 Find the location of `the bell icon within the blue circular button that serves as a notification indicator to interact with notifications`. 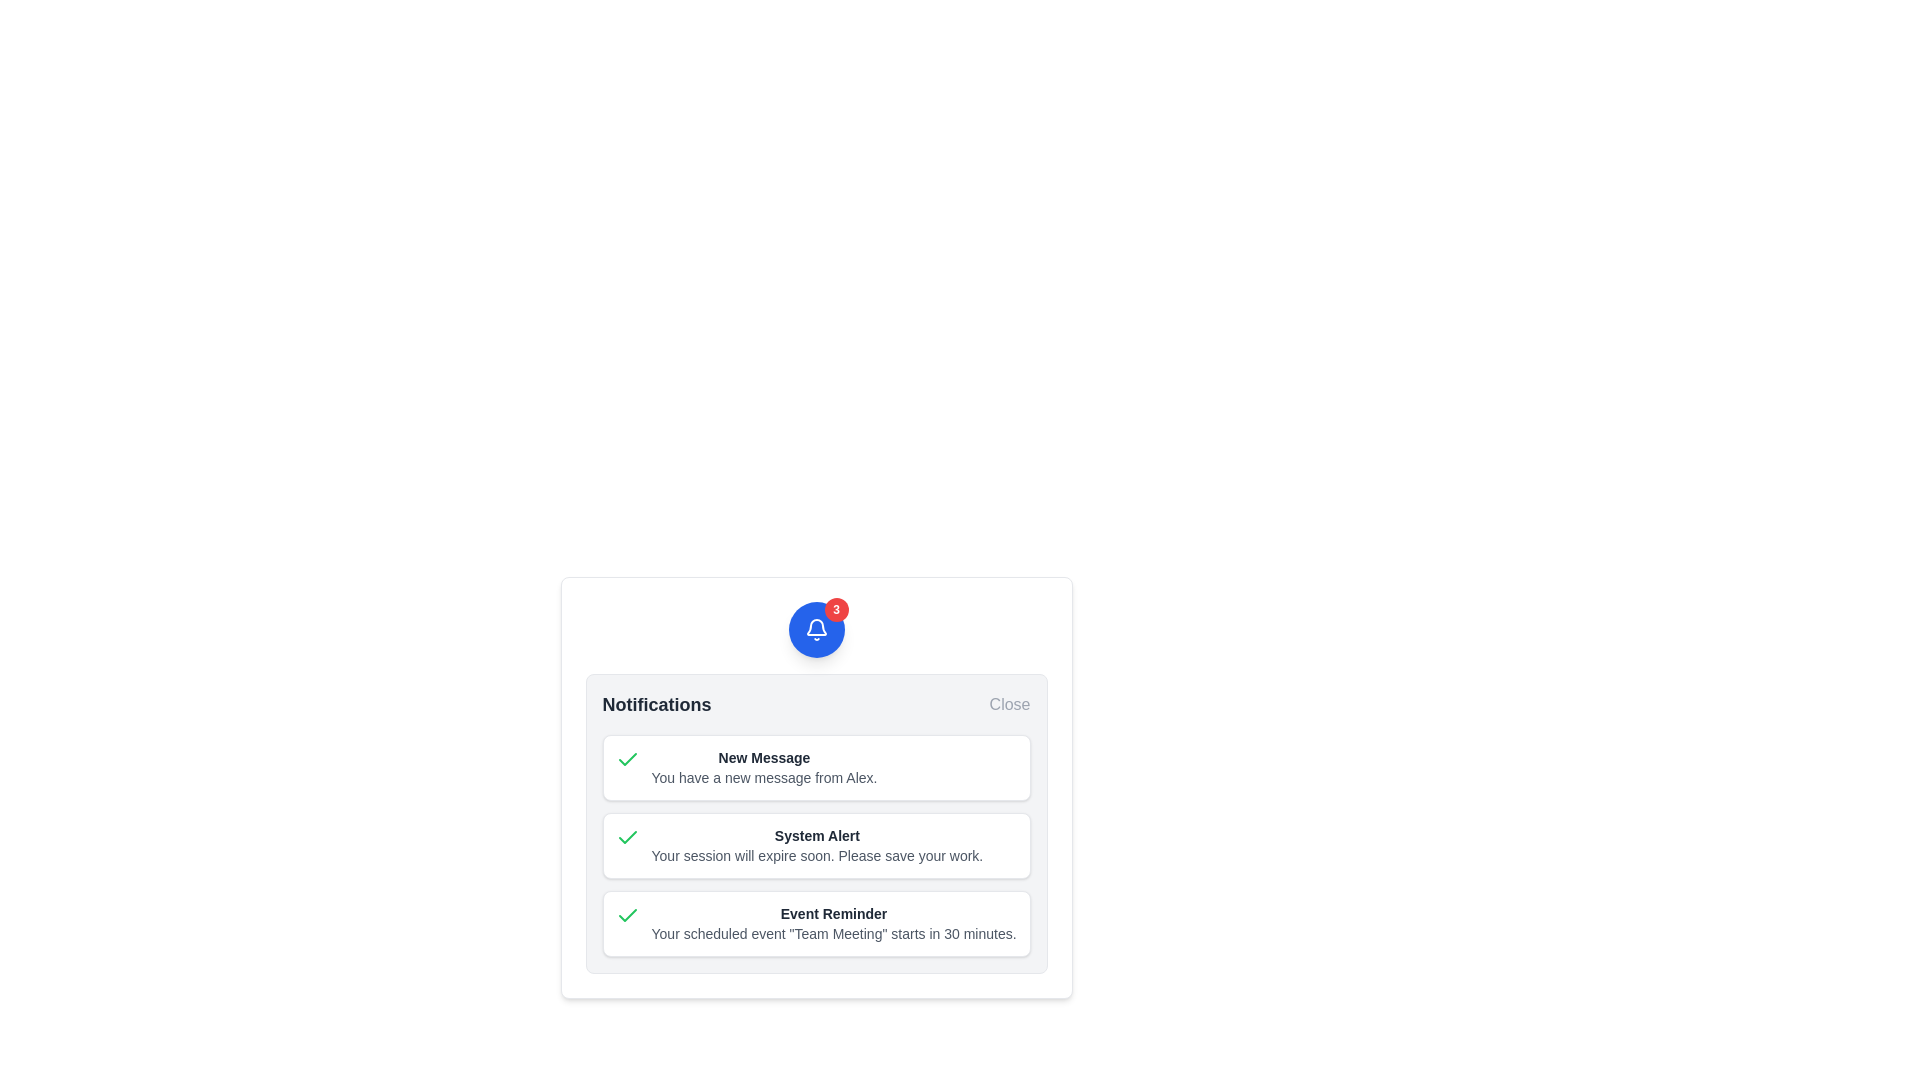

the bell icon within the blue circular button that serves as a notification indicator to interact with notifications is located at coordinates (816, 628).